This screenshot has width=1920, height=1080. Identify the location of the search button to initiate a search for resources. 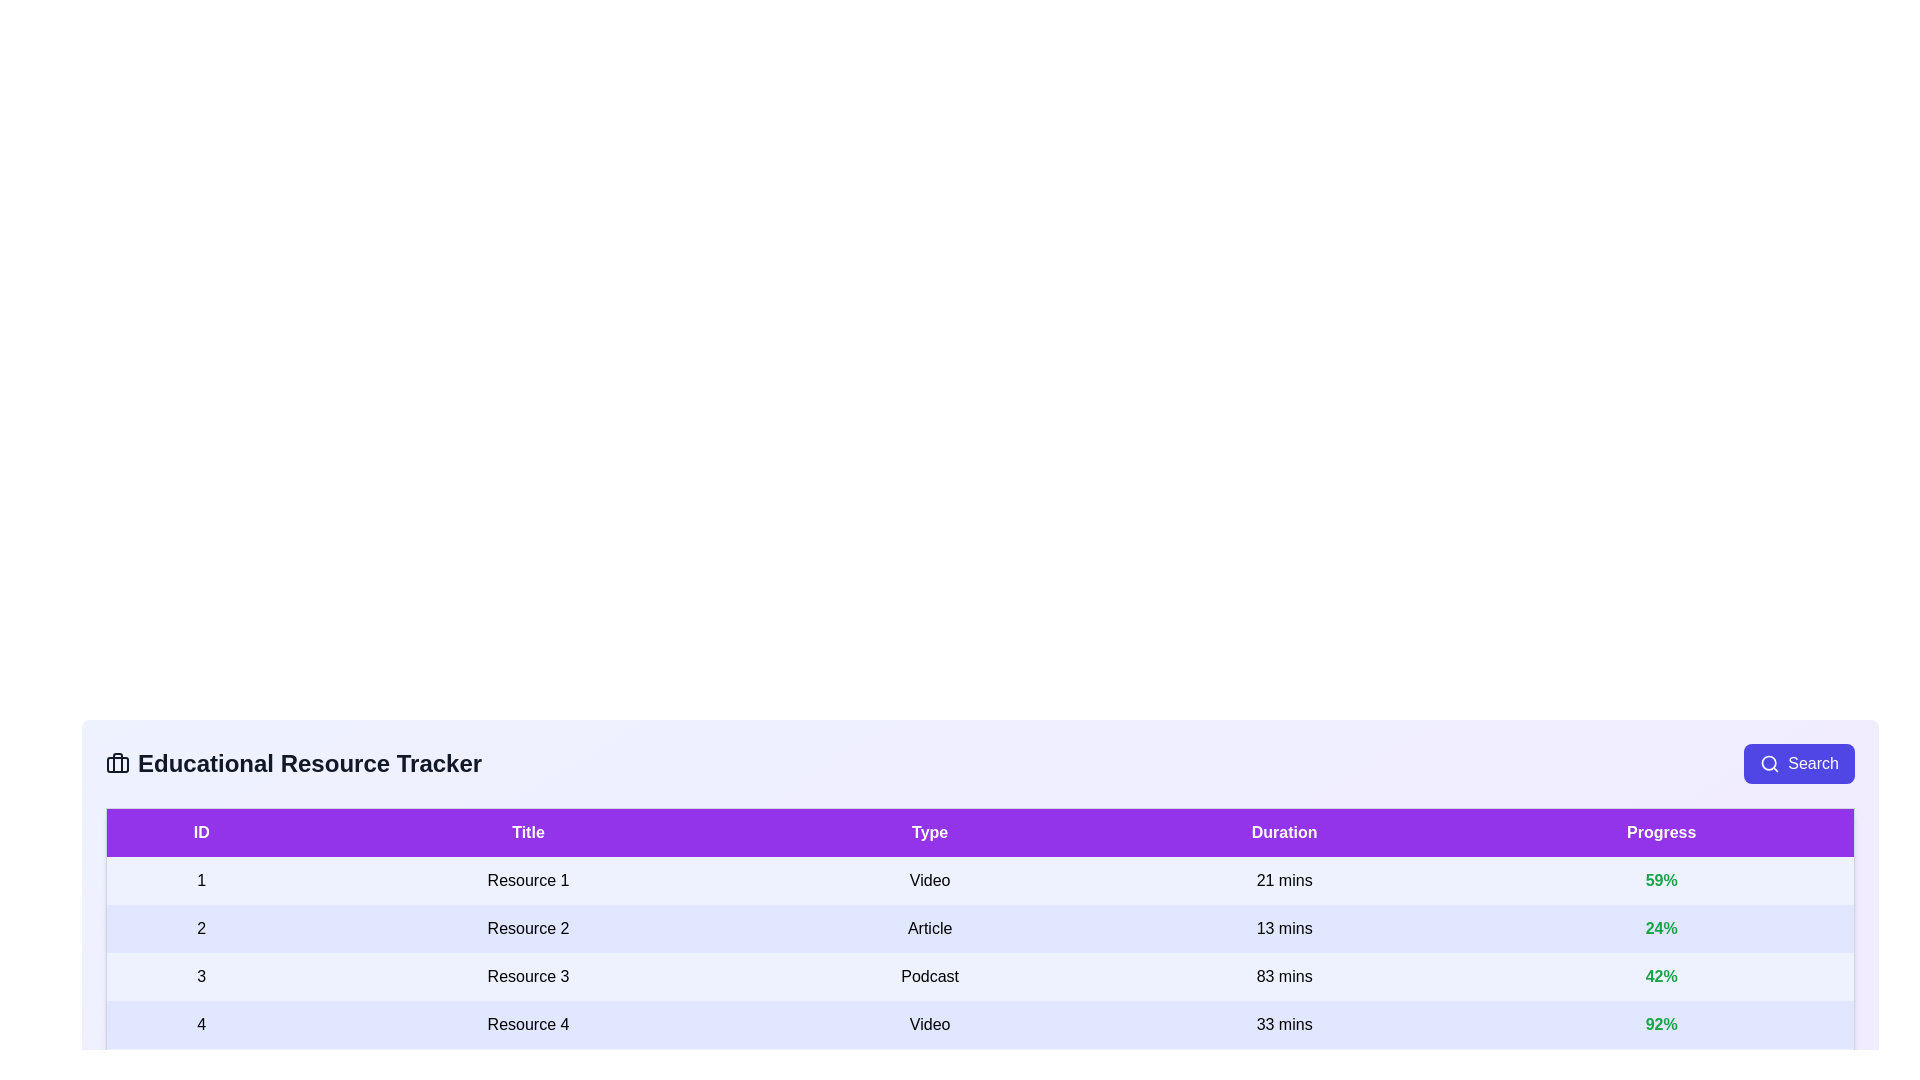
(1799, 763).